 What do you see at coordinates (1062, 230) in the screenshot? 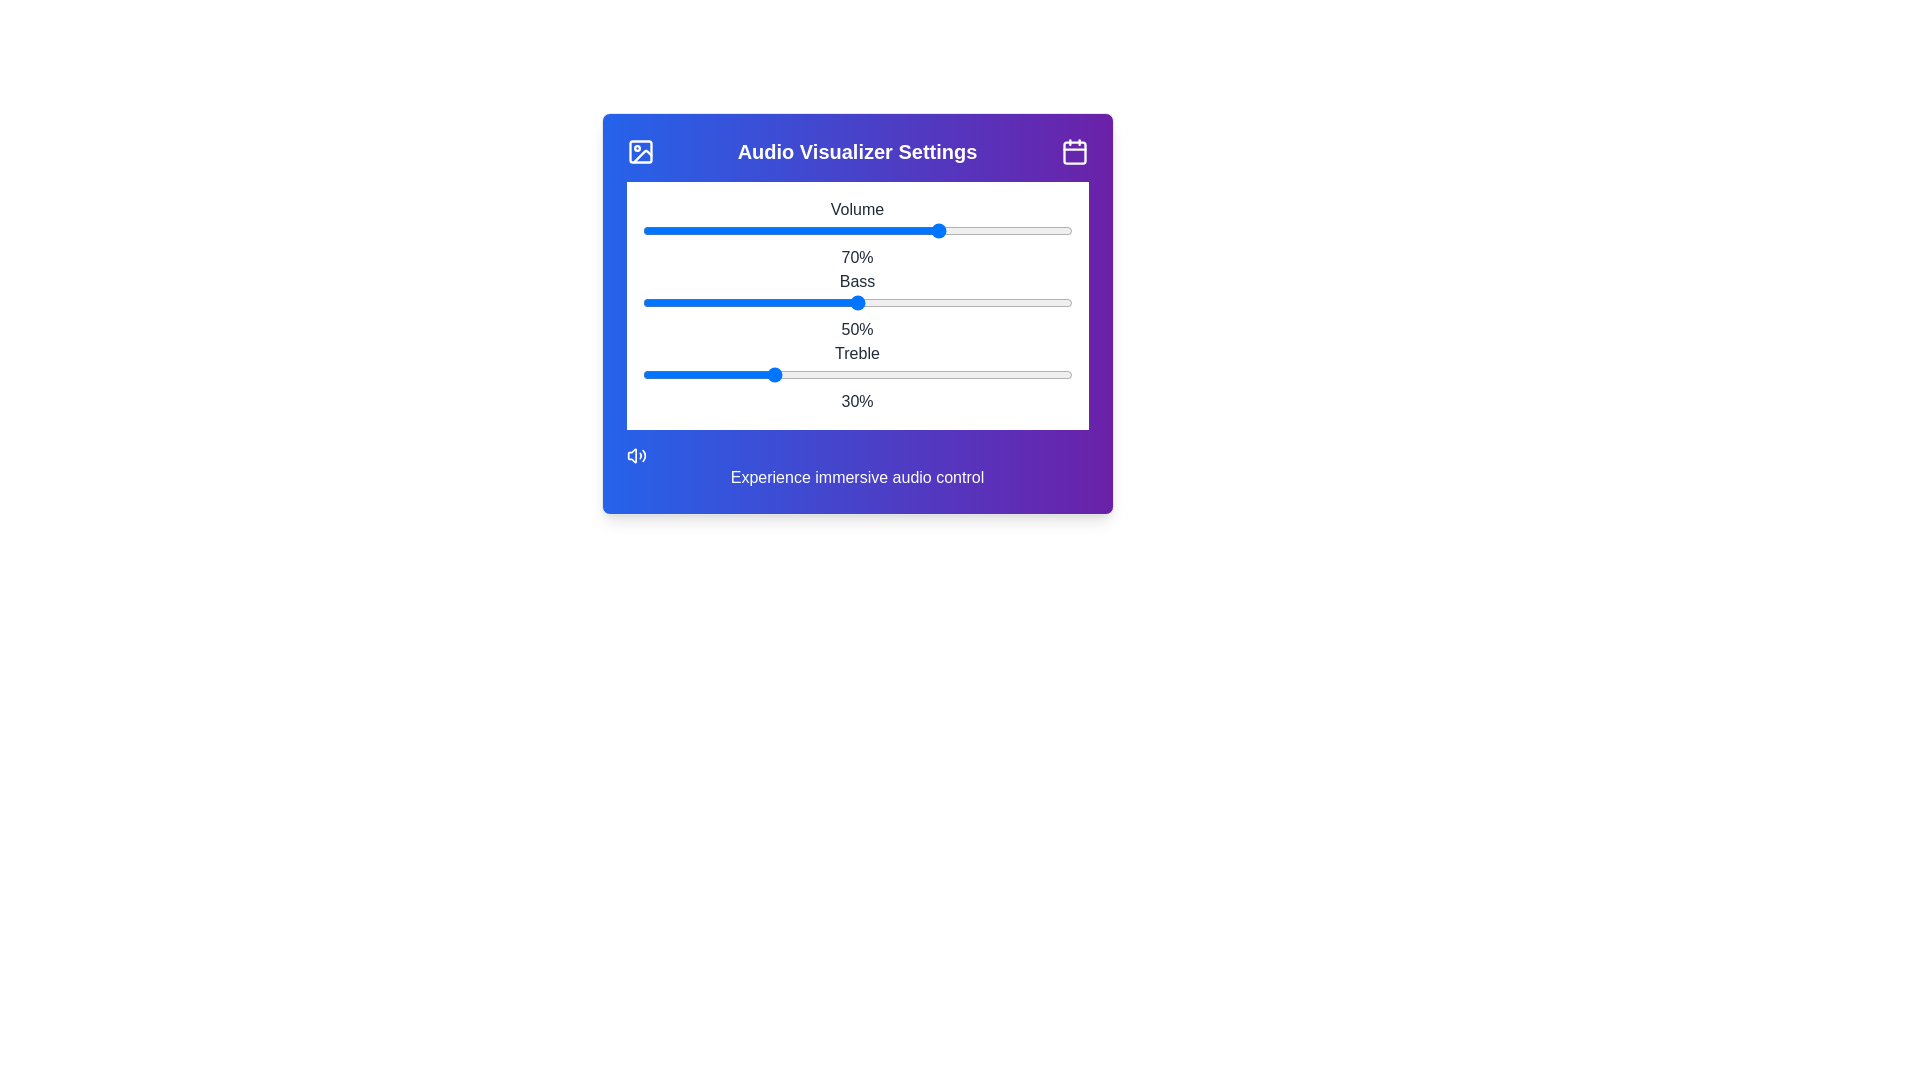
I see `the volume slider to set the volume to 98%` at bounding box center [1062, 230].